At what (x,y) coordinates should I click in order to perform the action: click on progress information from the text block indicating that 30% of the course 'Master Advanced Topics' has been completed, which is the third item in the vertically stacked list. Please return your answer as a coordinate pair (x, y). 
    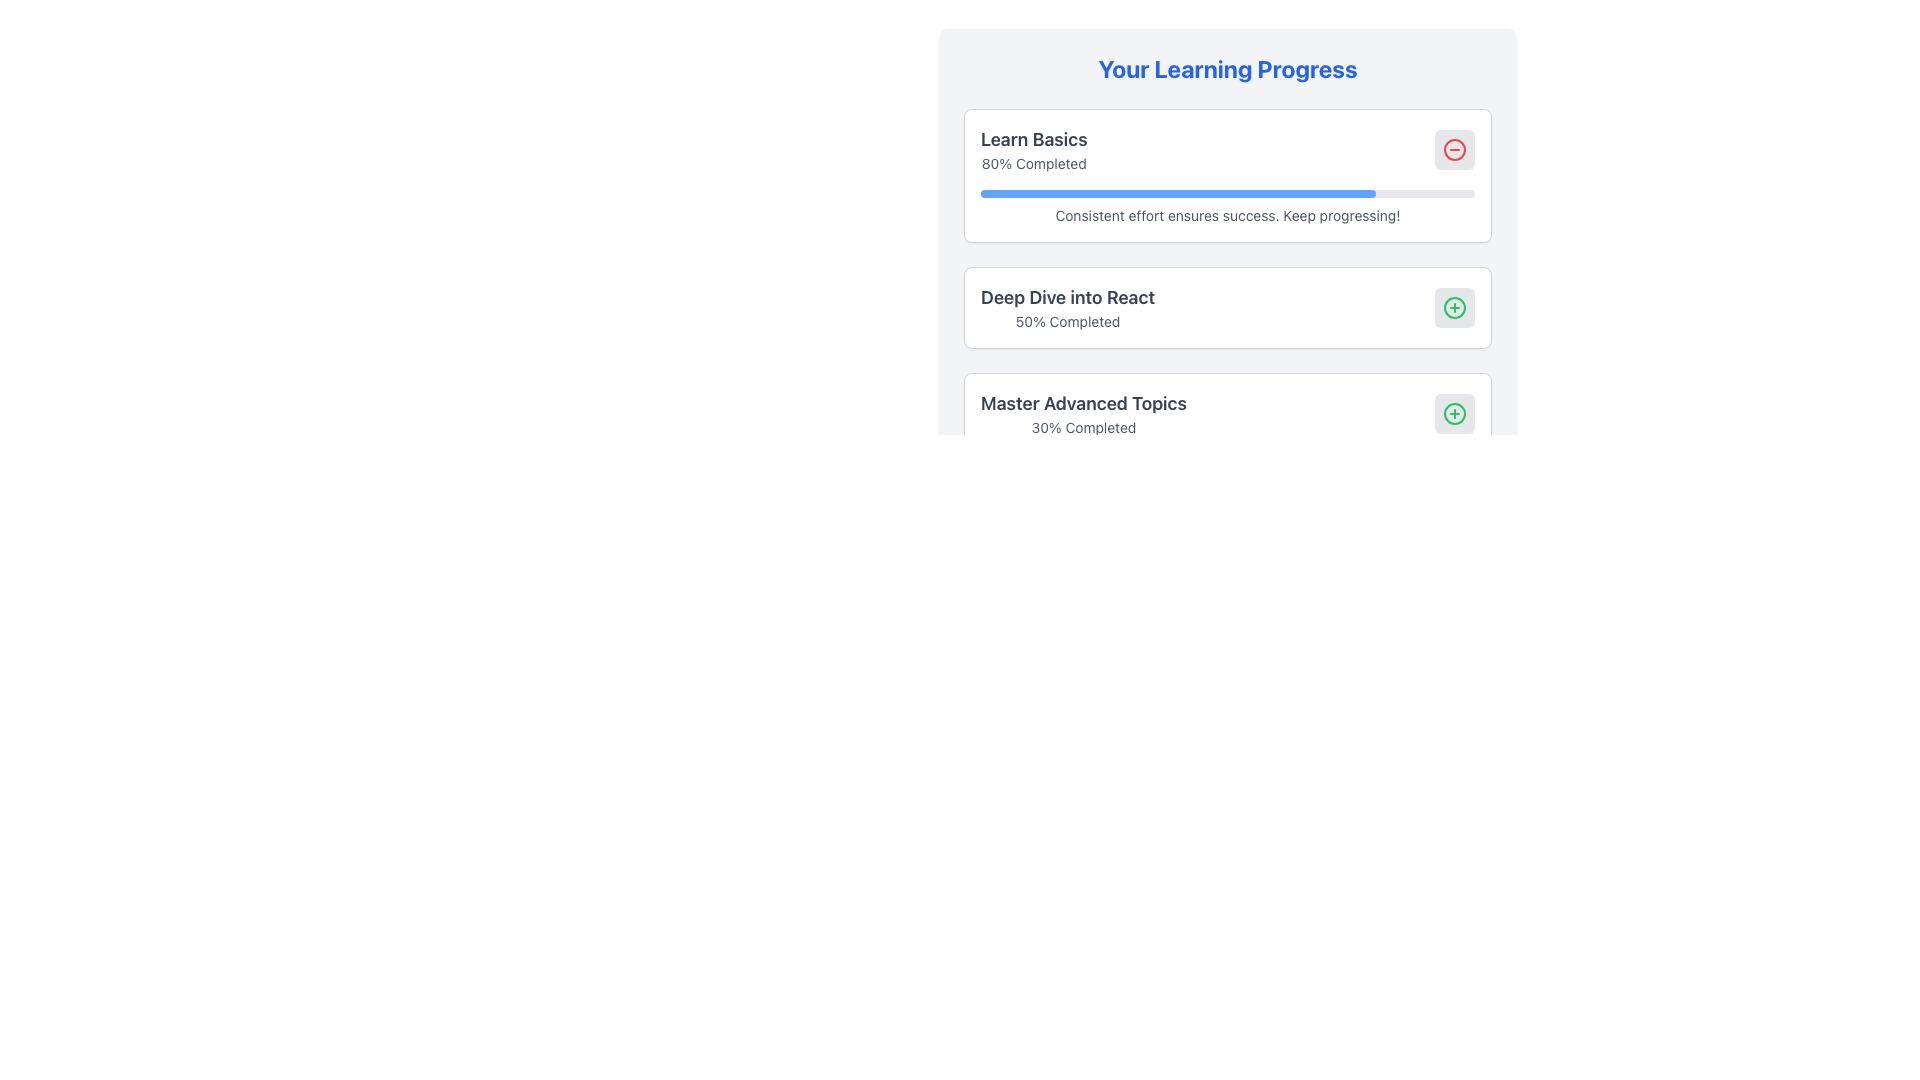
    Looking at the image, I should click on (1083, 412).